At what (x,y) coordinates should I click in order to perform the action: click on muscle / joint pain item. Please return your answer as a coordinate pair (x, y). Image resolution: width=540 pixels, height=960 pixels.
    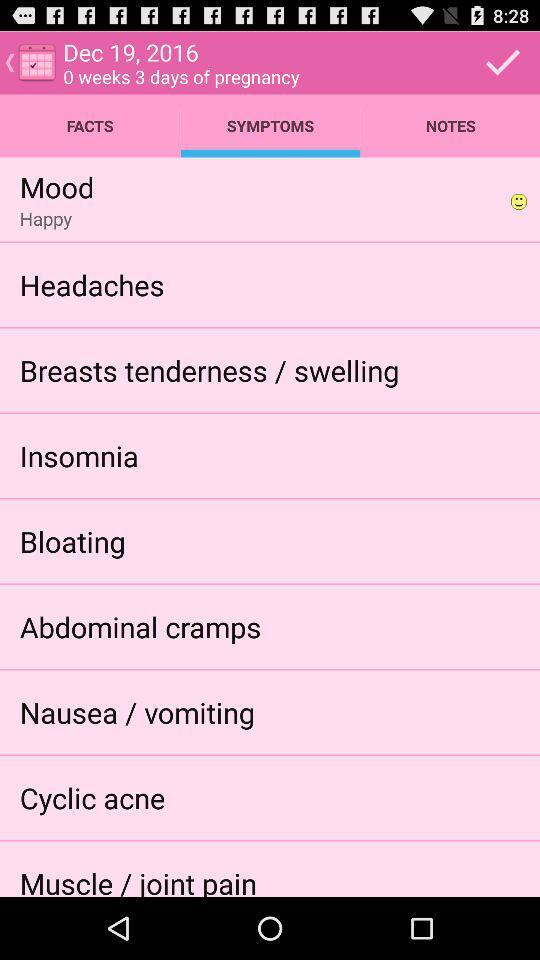
    Looking at the image, I should click on (137, 879).